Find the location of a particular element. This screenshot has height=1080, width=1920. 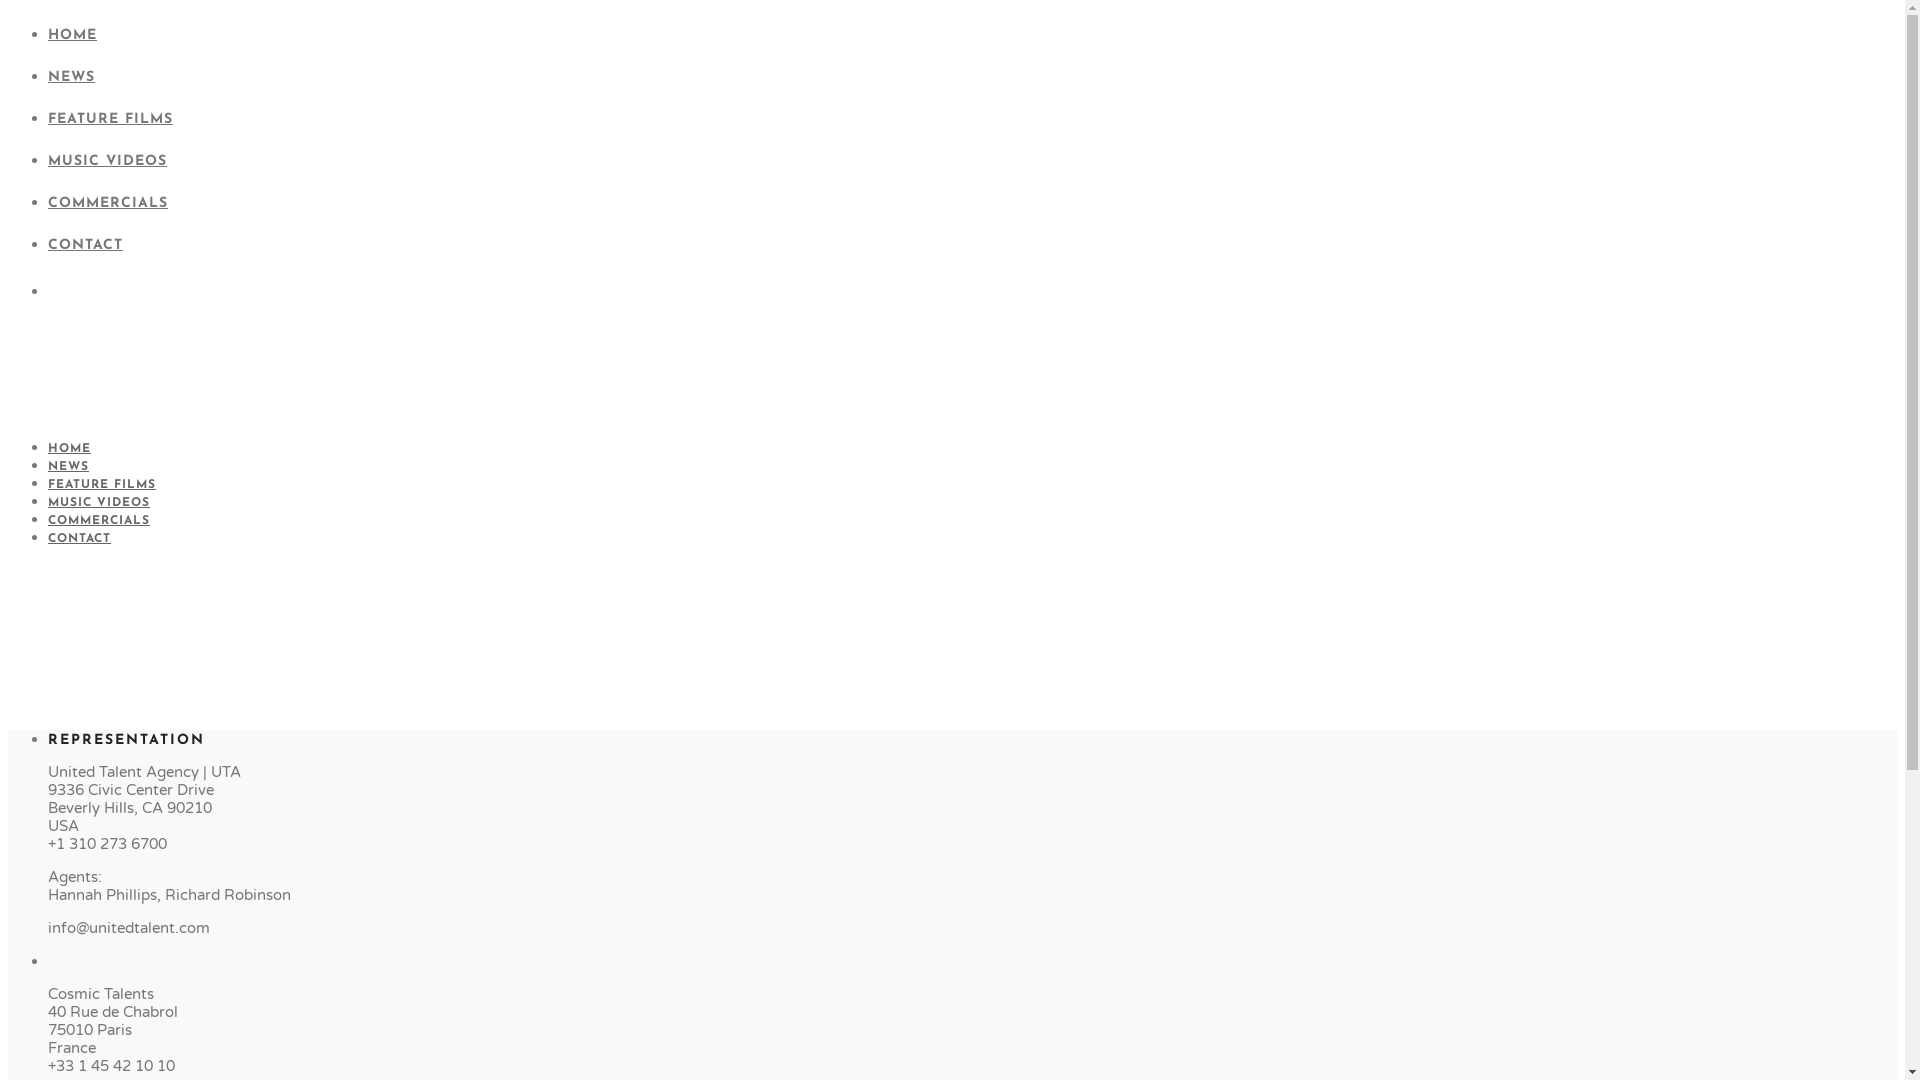

'HOME' is located at coordinates (69, 447).